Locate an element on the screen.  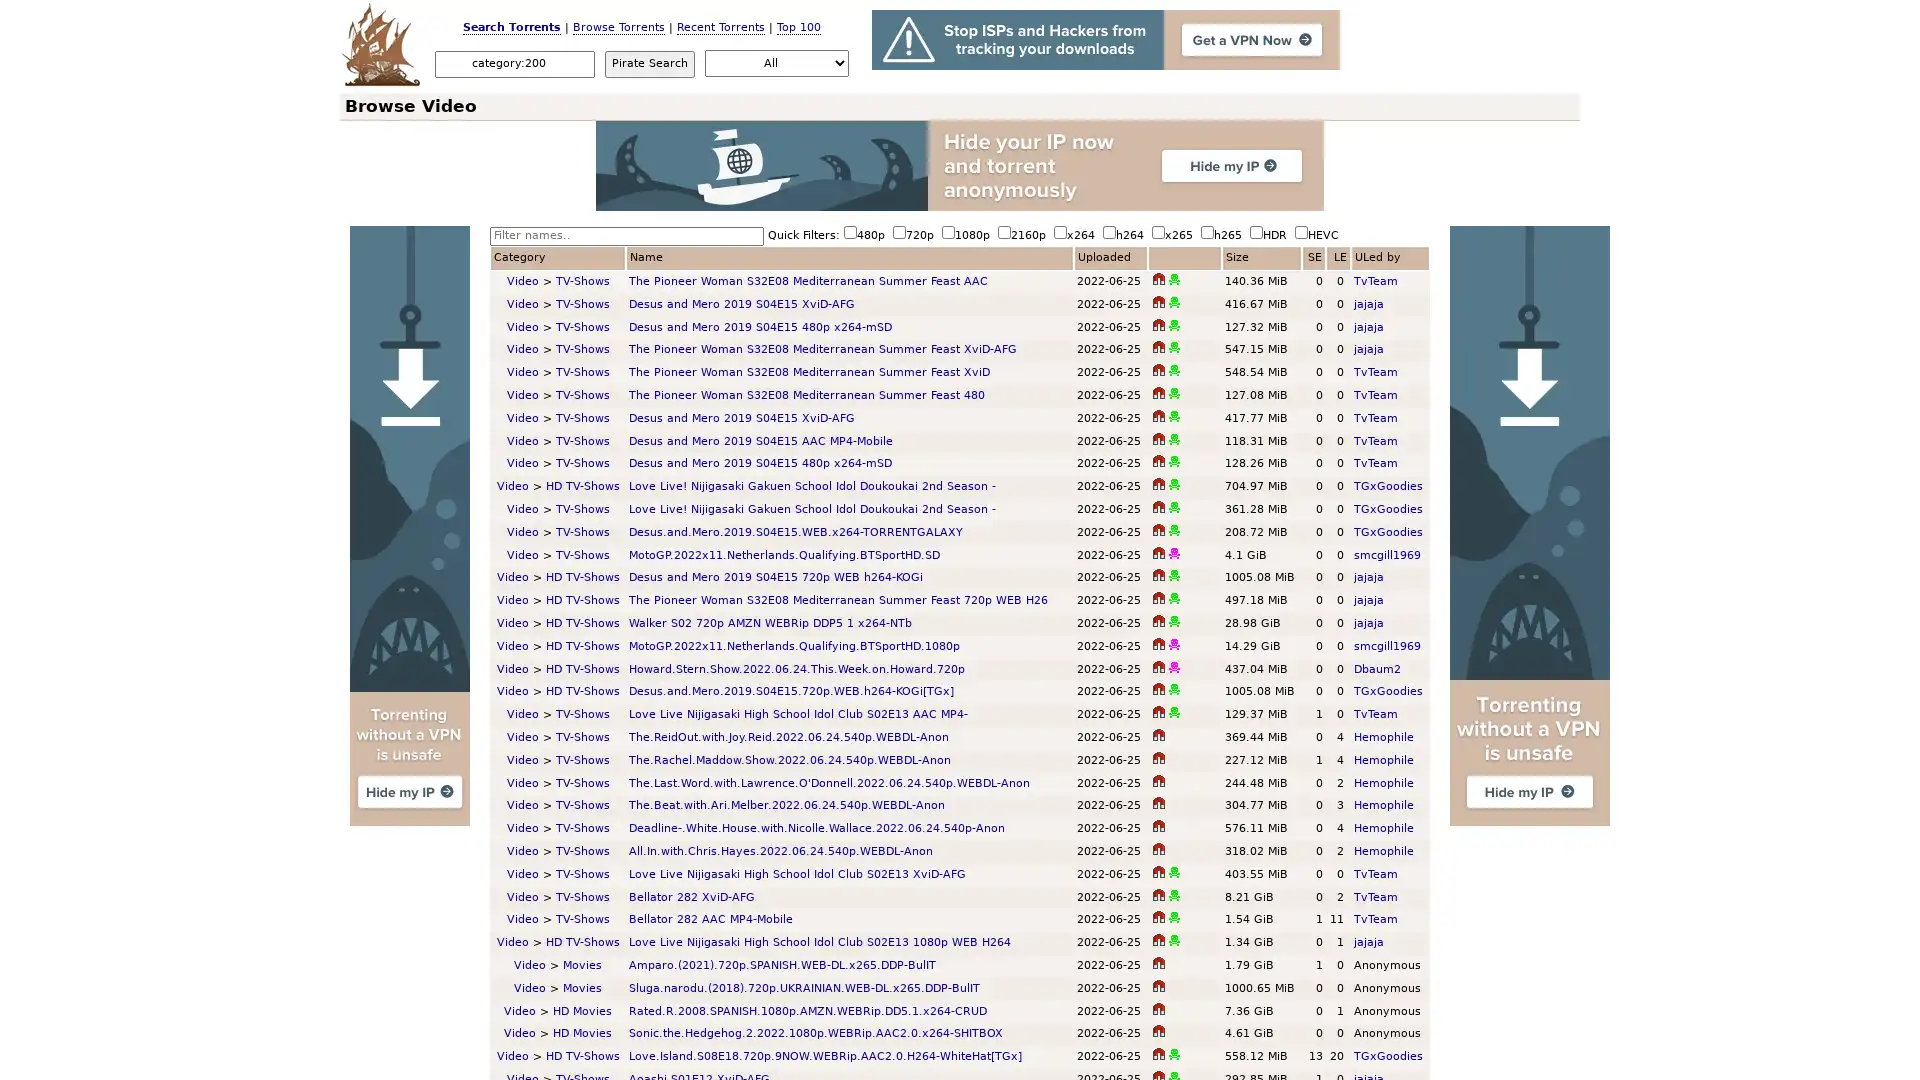
Pirate Search is located at coordinates (649, 62).